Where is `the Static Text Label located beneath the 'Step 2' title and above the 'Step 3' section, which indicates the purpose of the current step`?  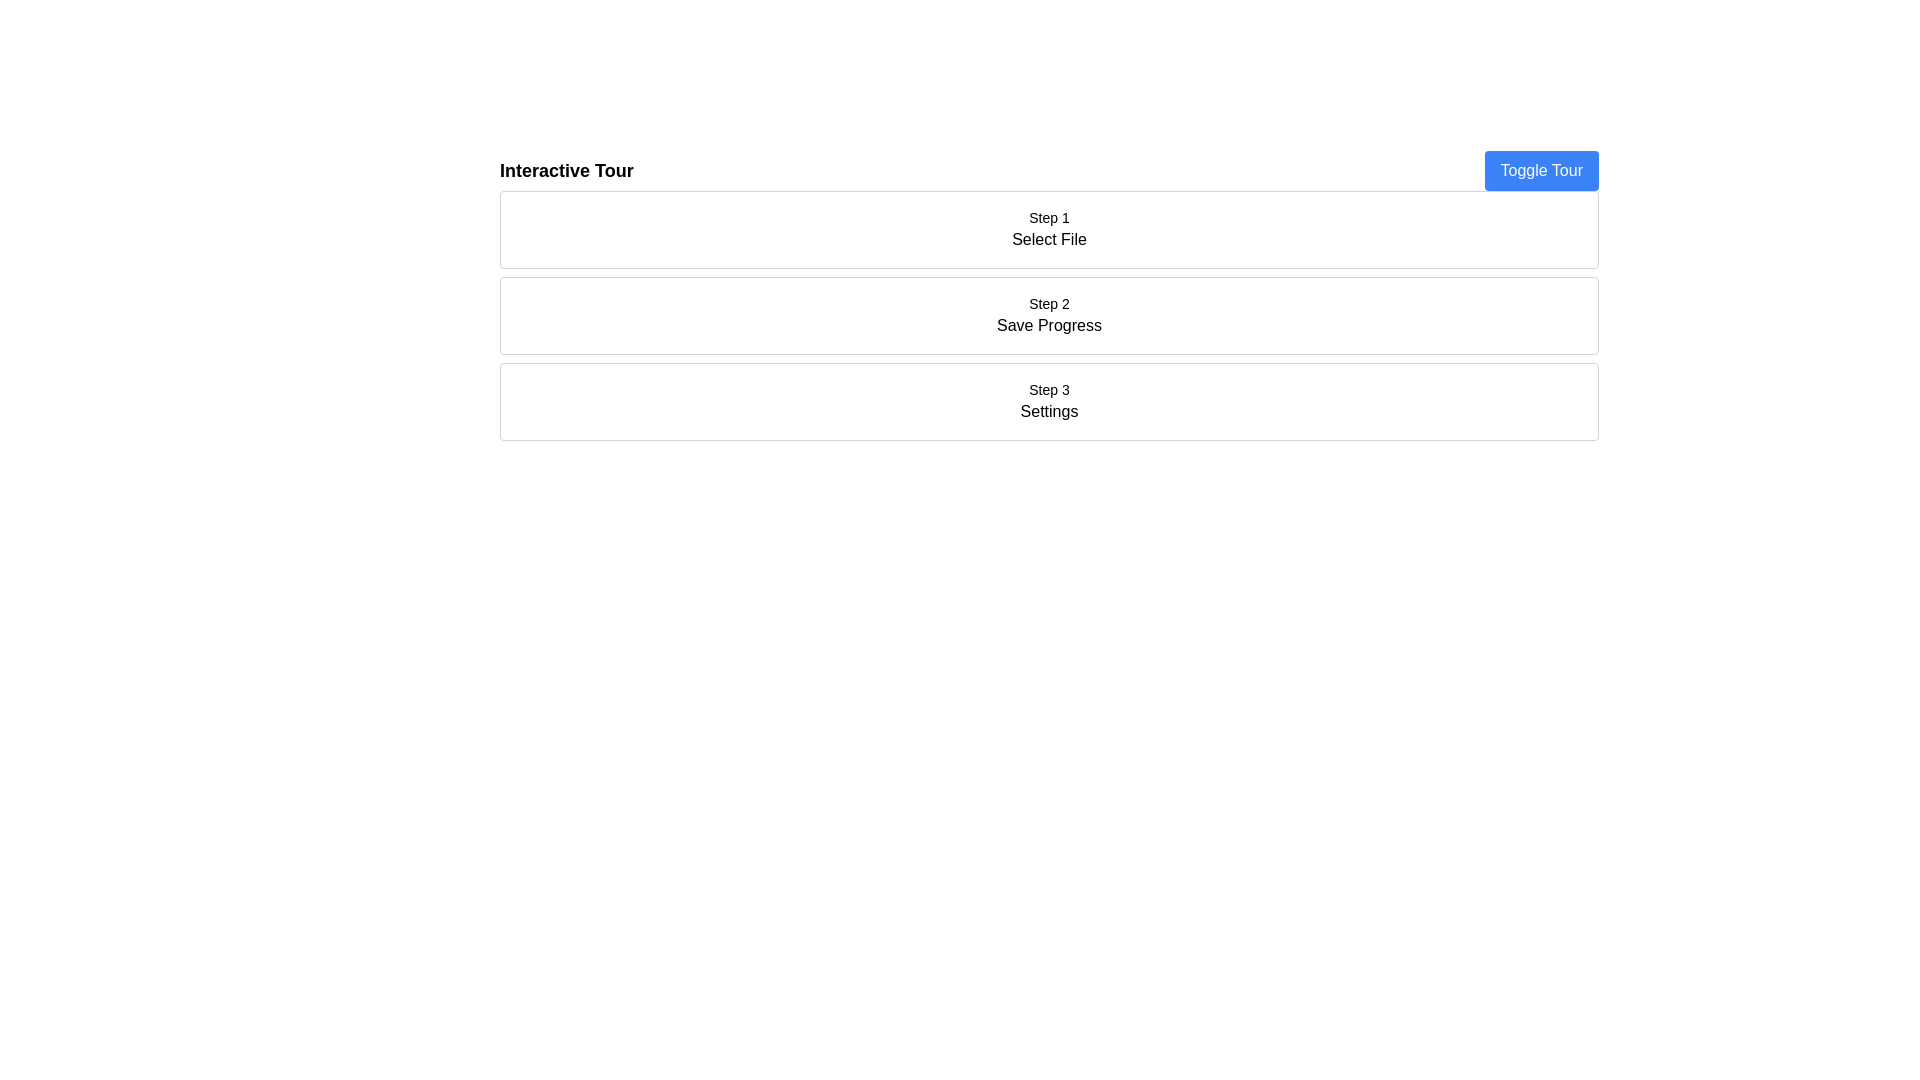
the Static Text Label located beneath the 'Step 2' title and above the 'Step 3' section, which indicates the purpose of the current step is located at coordinates (1048, 325).